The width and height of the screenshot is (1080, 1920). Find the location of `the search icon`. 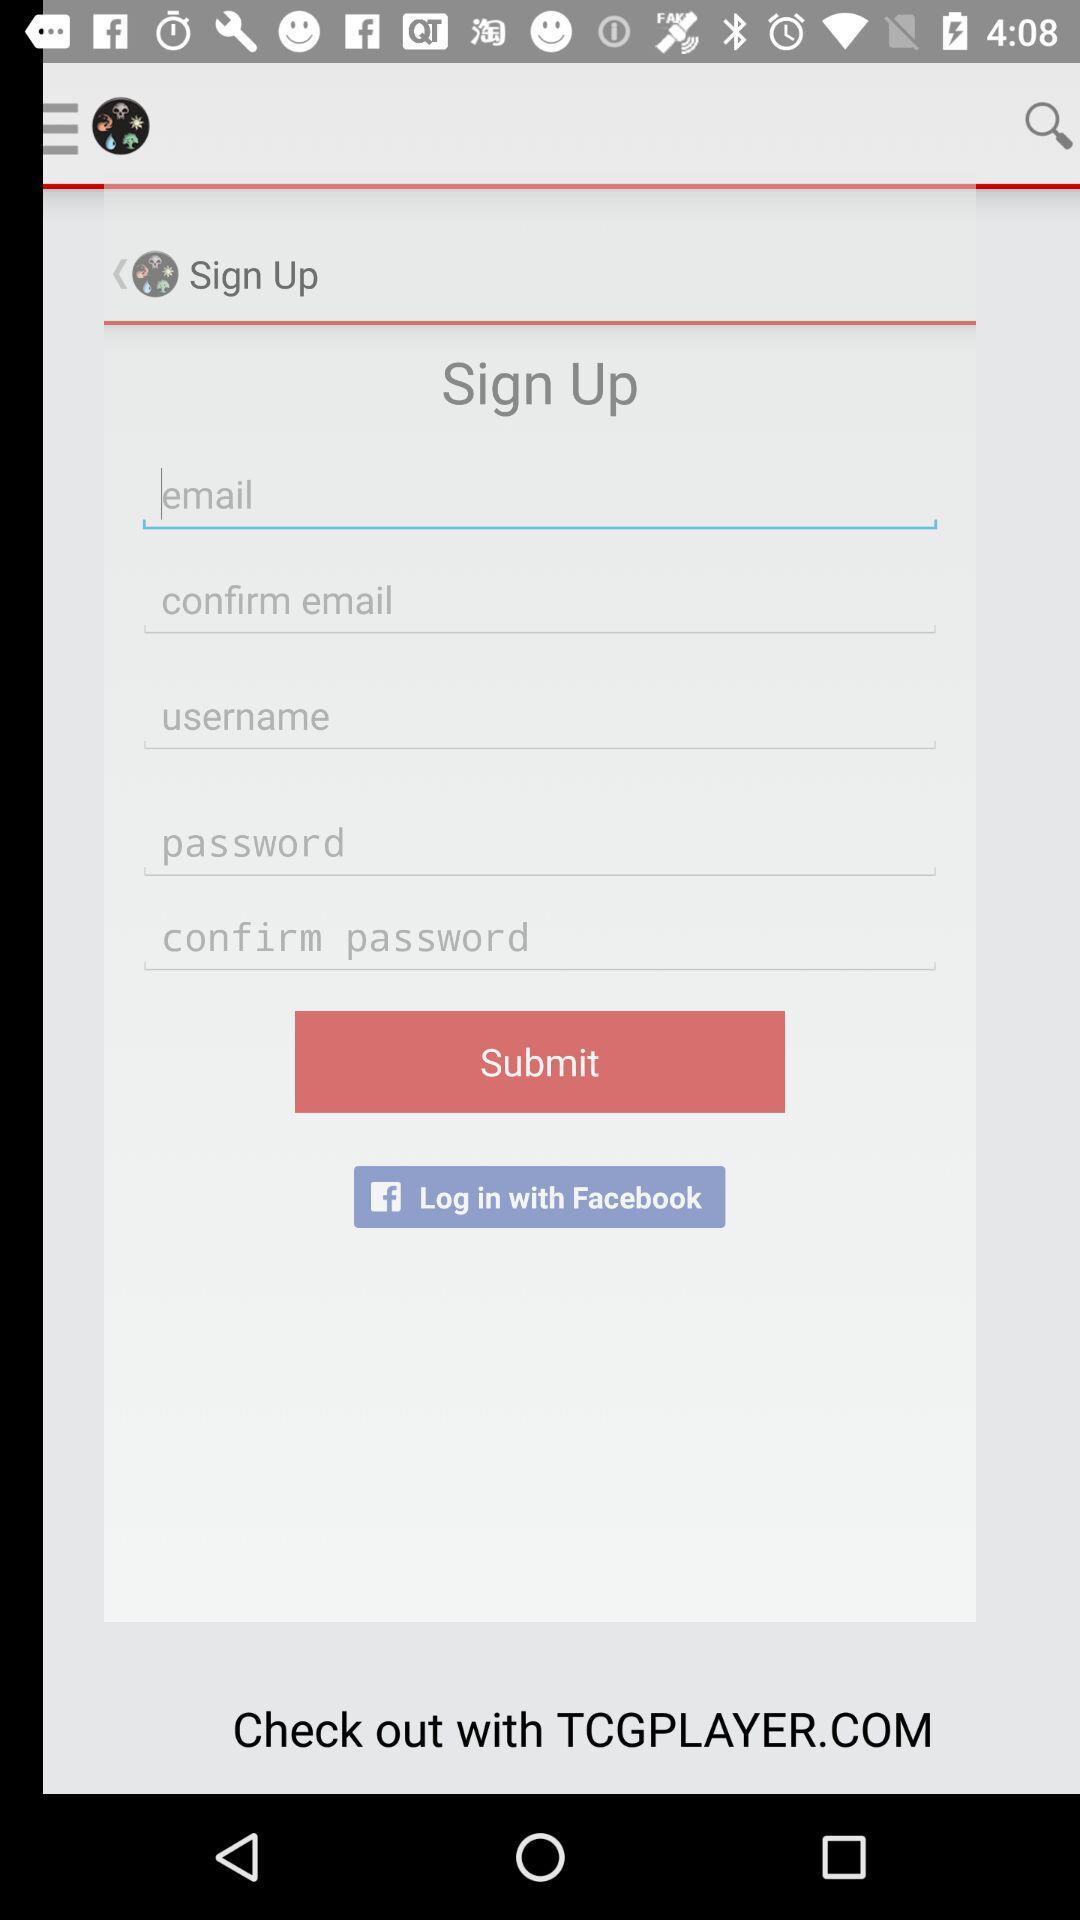

the search icon is located at coordinates (1006, 124).